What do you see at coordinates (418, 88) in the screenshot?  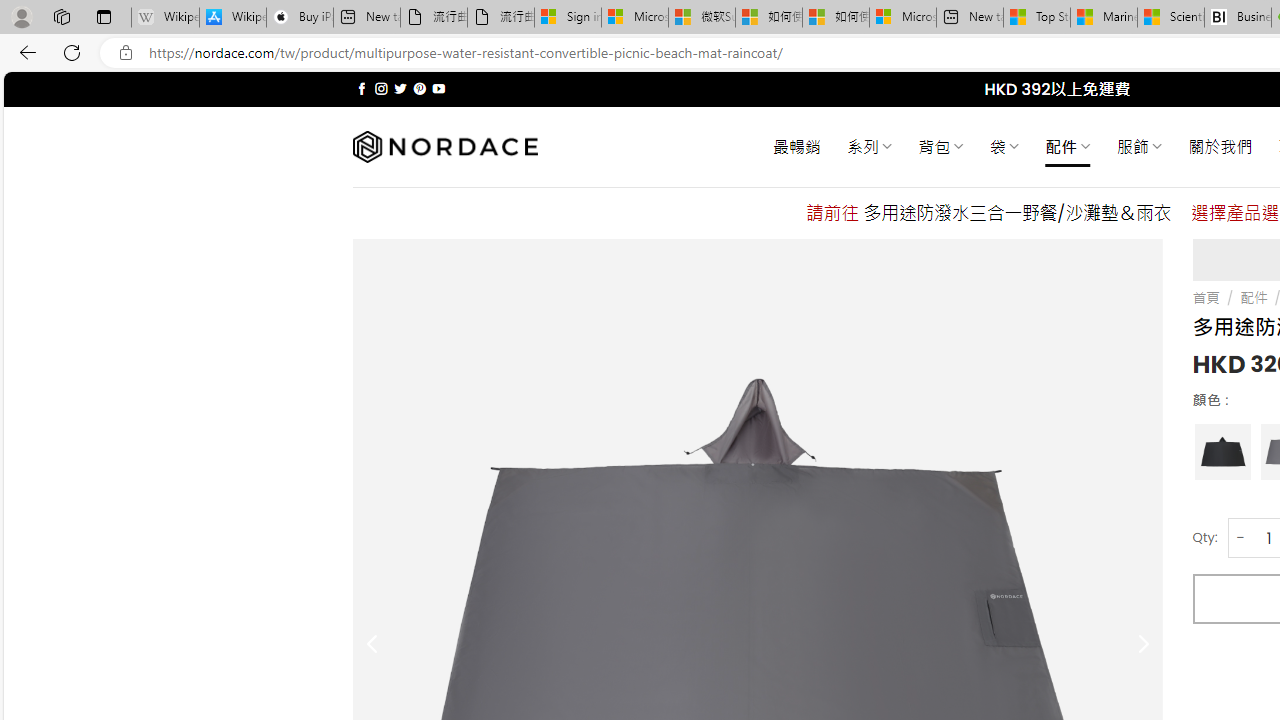 I see `'Follow on Pinterest'` at bounding box center [418, 88].